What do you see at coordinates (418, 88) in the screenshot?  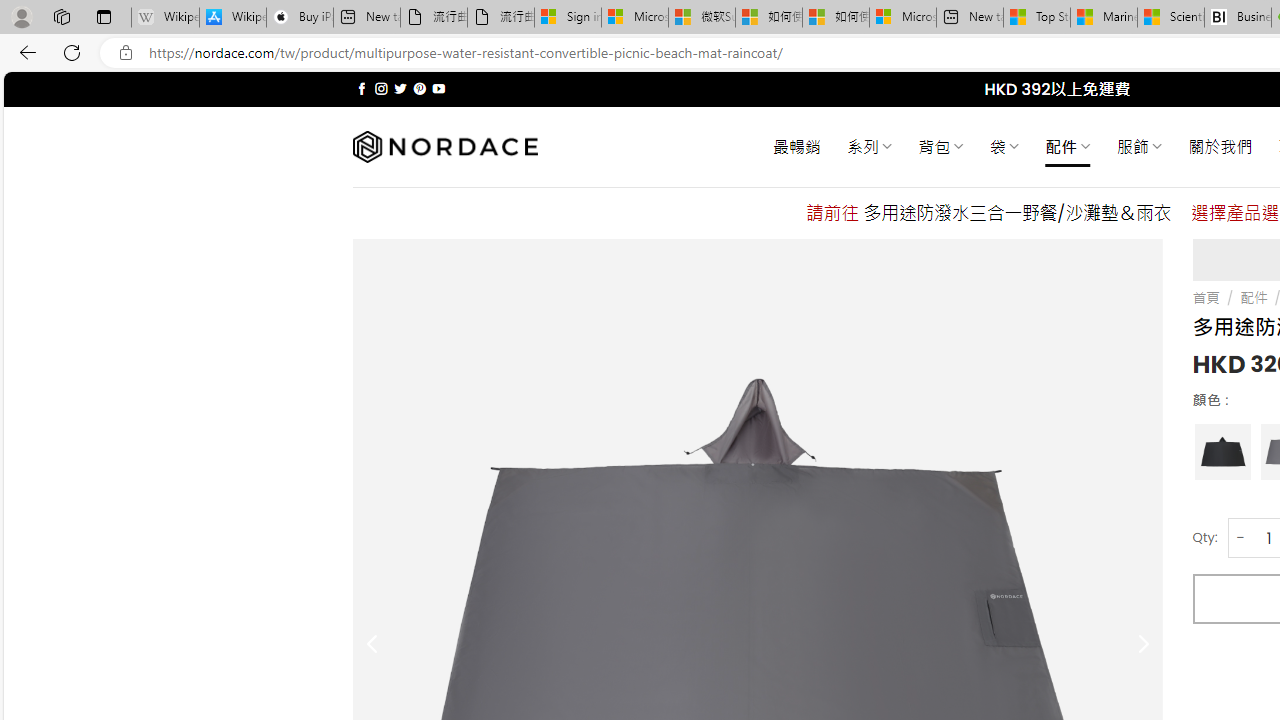 I see `'Follow on Pinterest'` at bounding box center [418, 88].